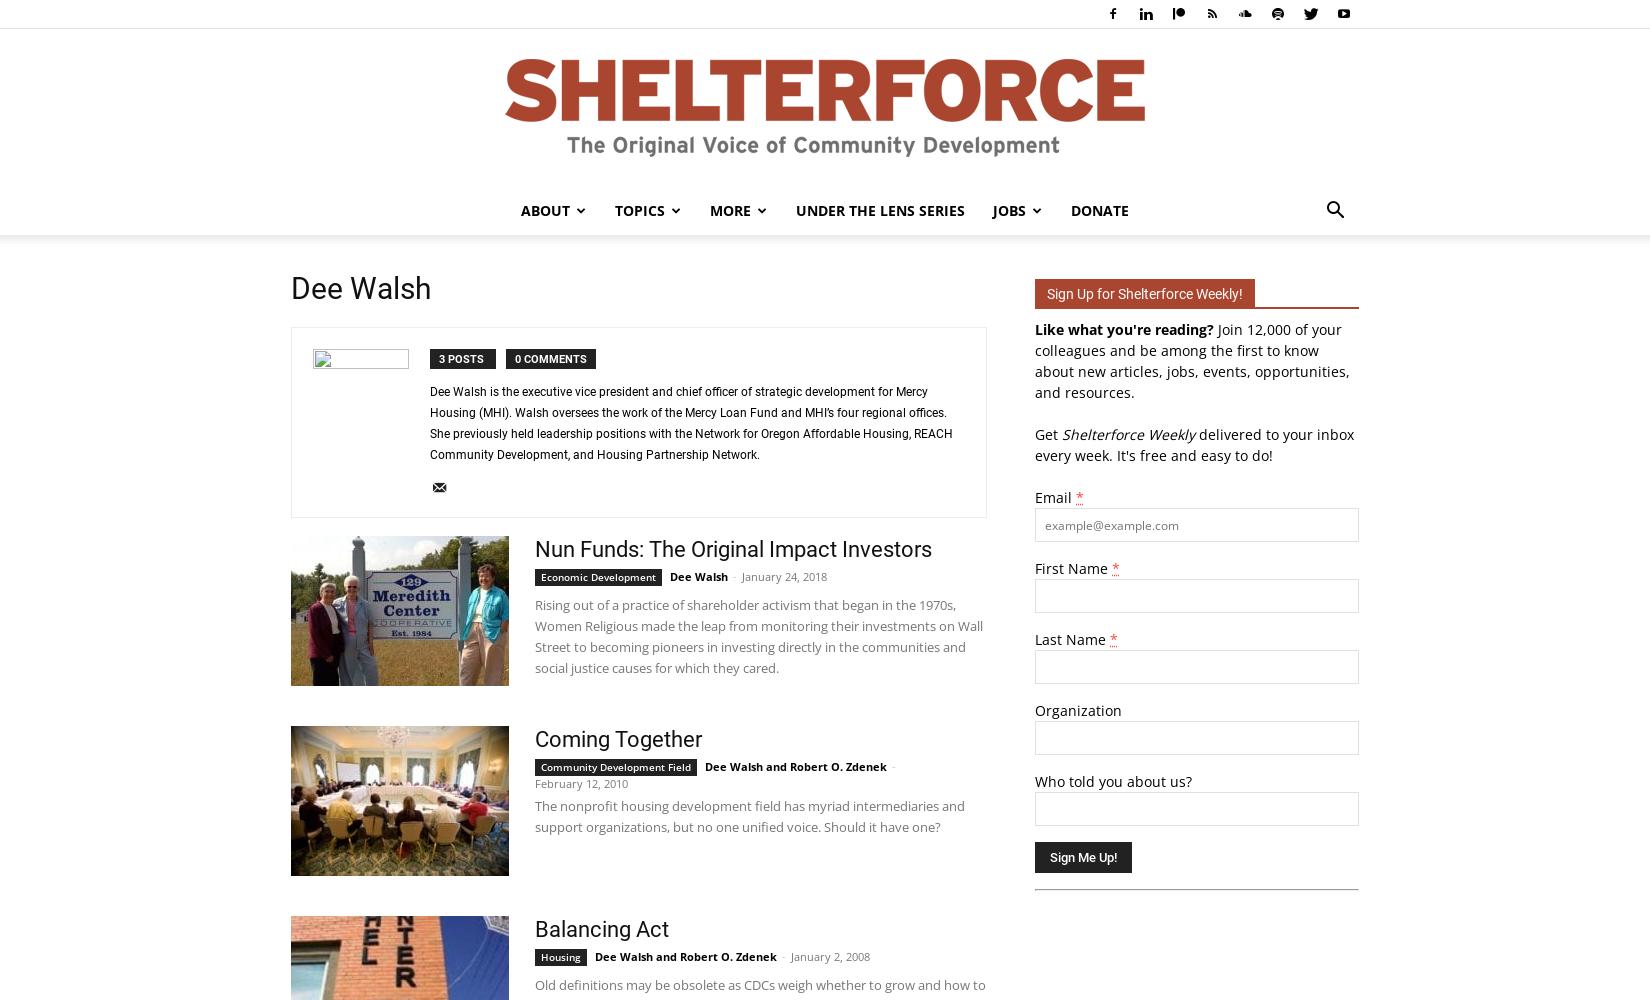  What do you see at coordinates (560, 956) in the screenshot?
I see `'Housing'` at bounding box center [560, 956].